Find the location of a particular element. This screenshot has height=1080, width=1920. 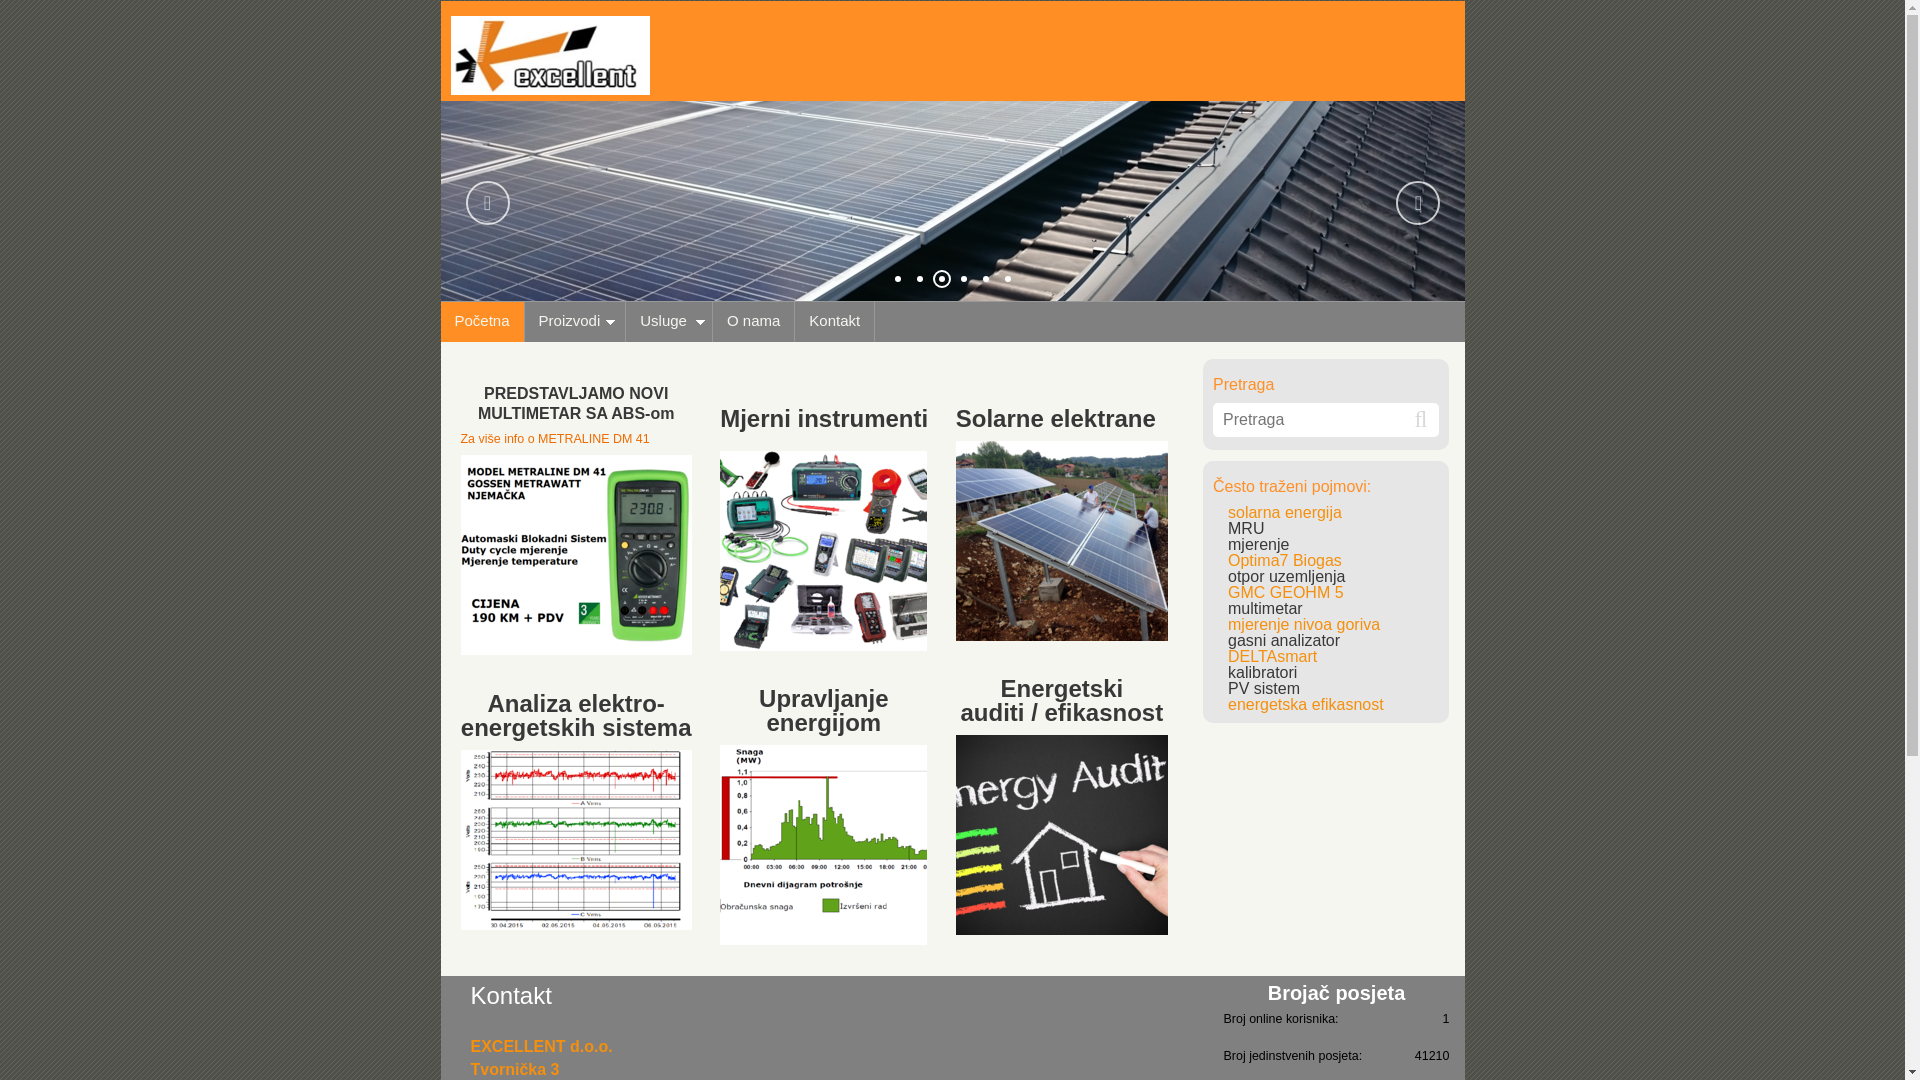

'gasni analizator' is located at coordinates (1227, 640).